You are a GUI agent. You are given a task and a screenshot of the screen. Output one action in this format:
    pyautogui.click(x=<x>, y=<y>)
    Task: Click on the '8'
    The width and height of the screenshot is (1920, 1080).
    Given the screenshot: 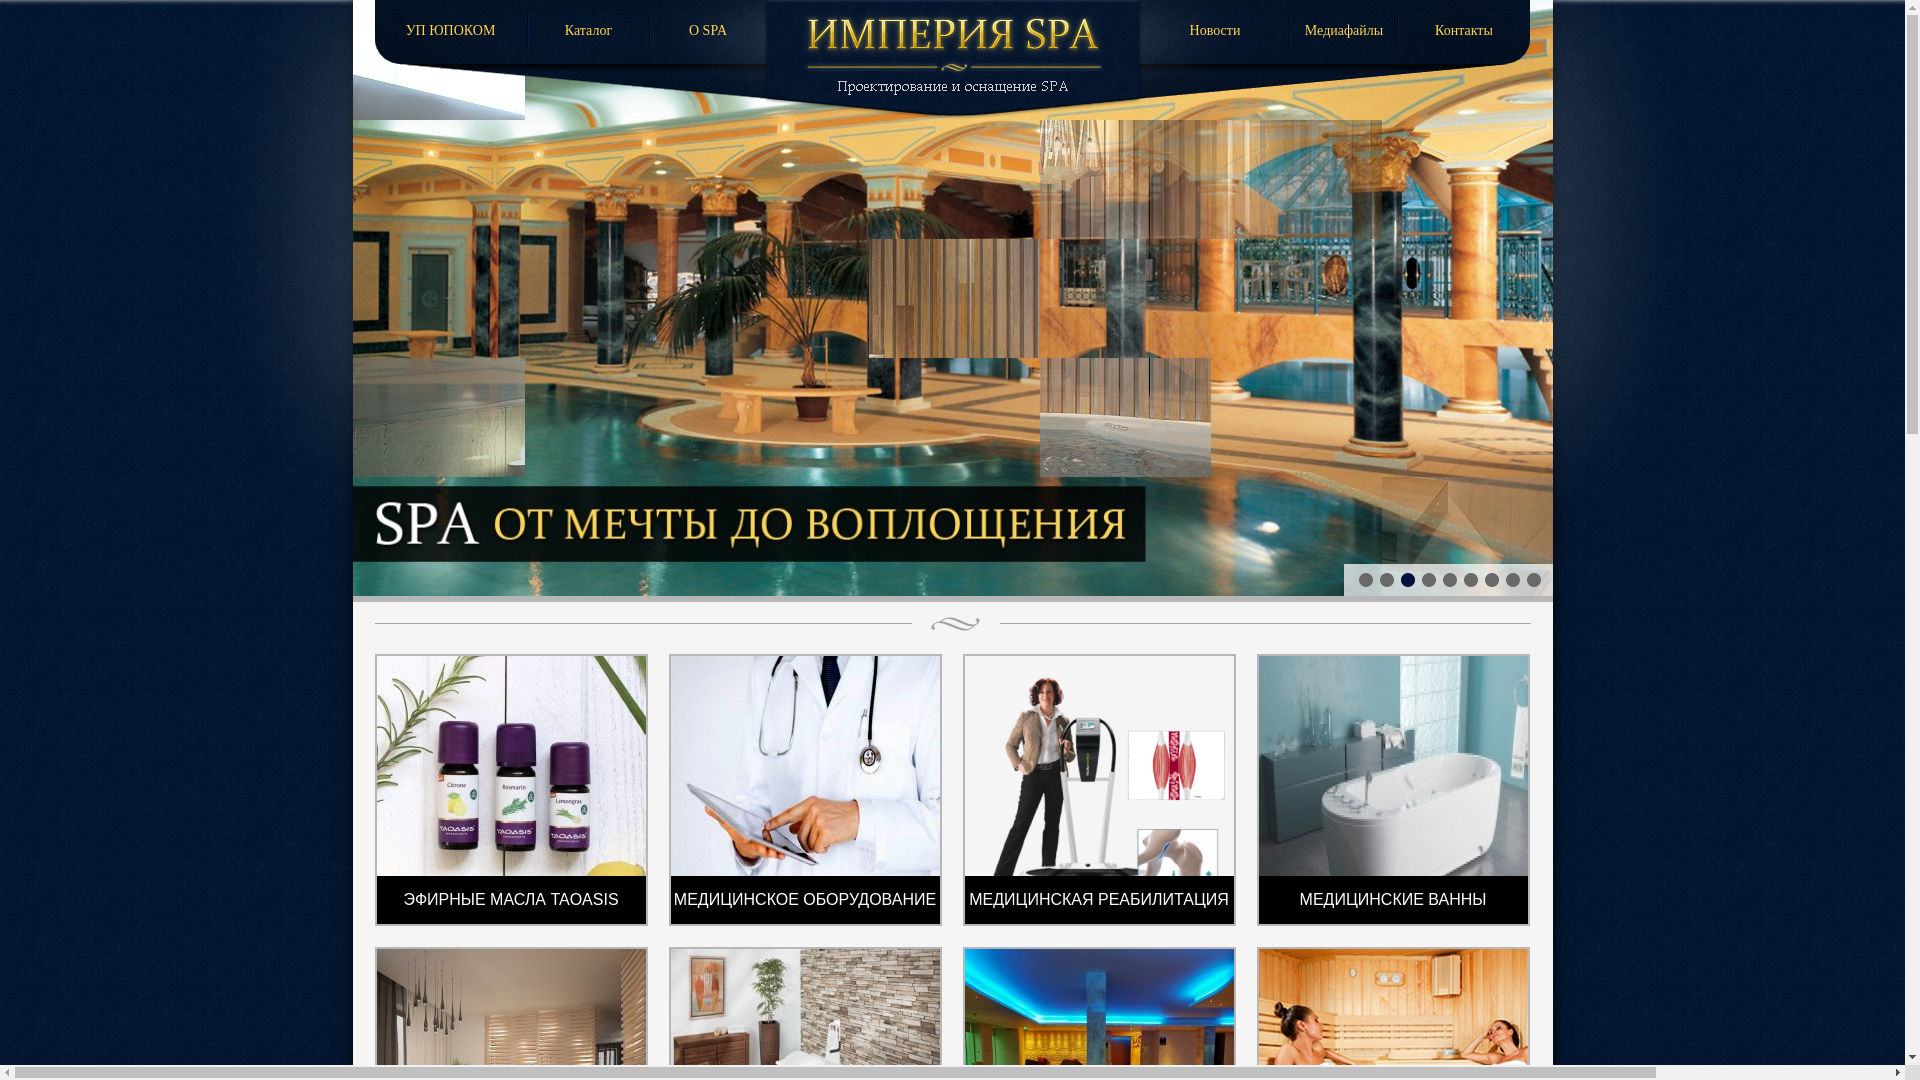 What is the action you would take?
    pyautogui.click(x=1512, y=579)
    